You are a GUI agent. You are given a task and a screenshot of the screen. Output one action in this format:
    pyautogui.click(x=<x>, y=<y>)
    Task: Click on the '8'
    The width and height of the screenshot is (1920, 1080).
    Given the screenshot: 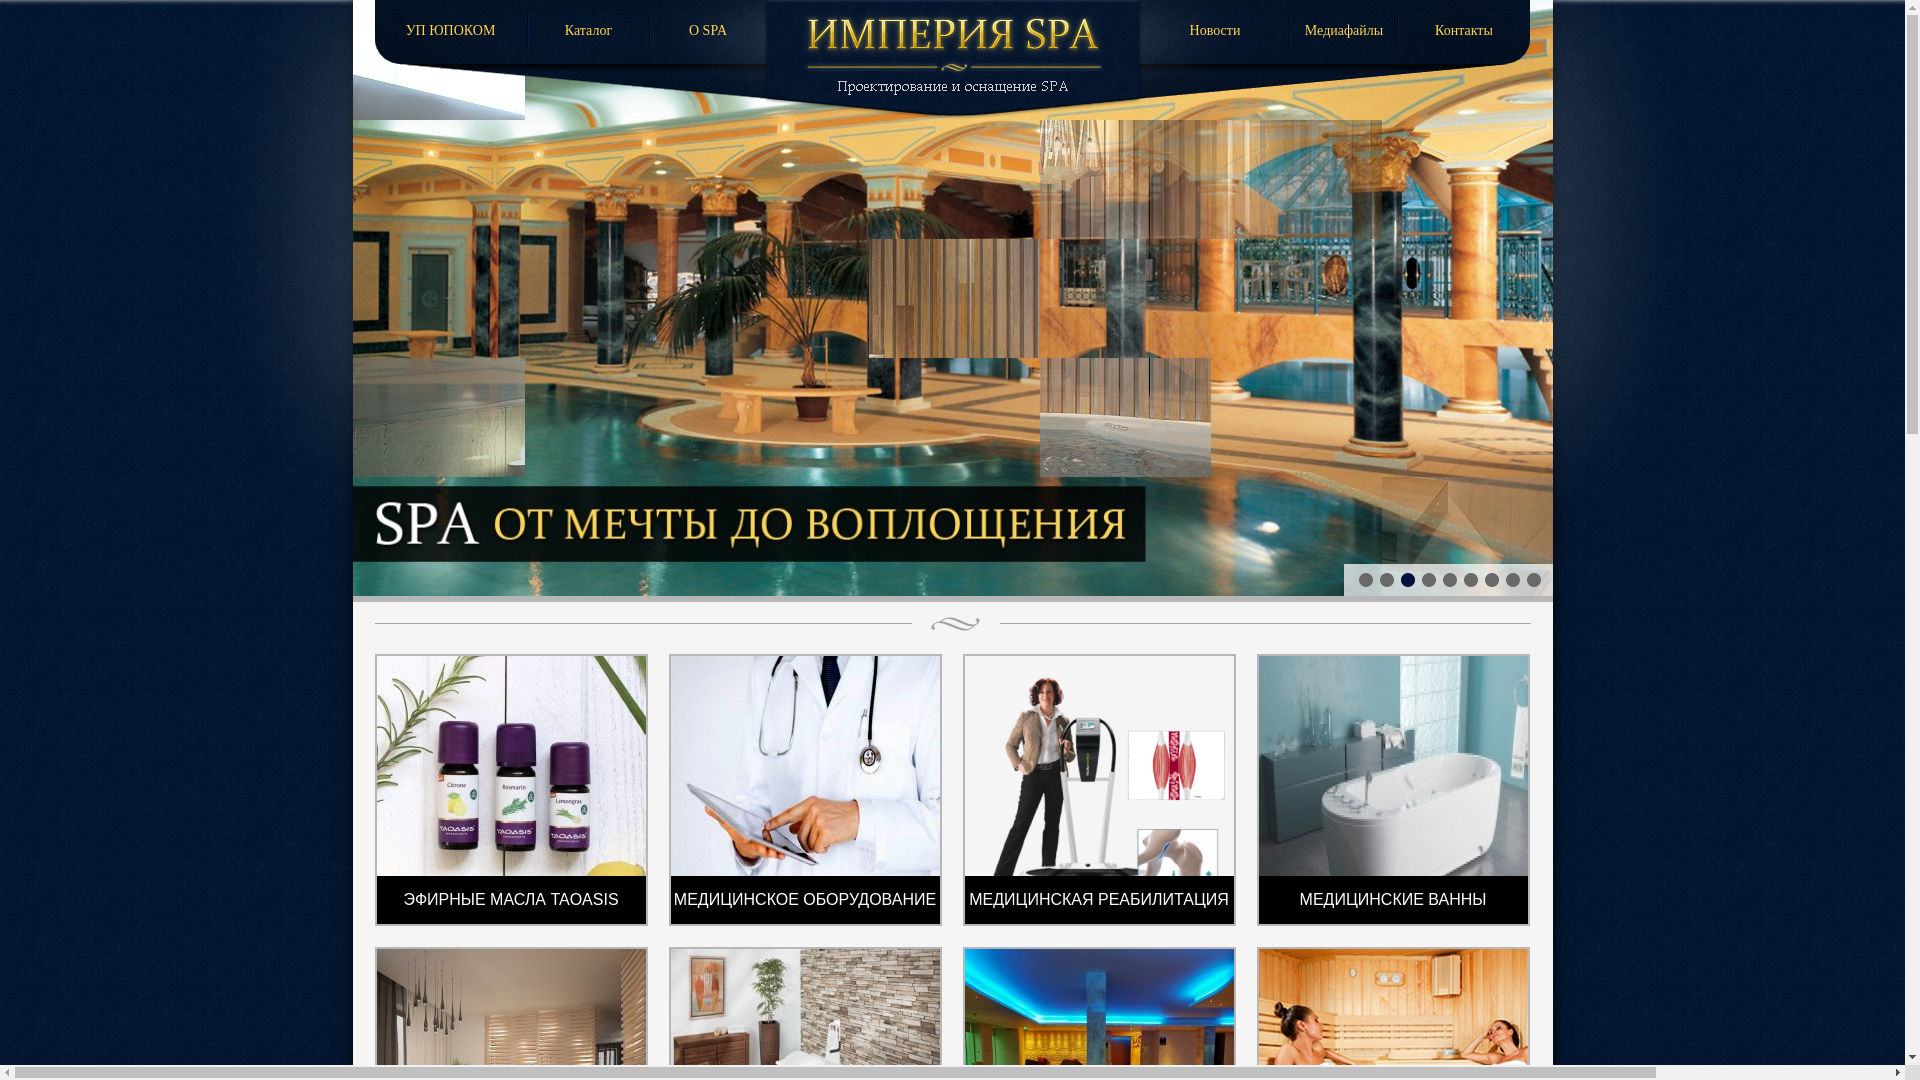 What is the action you would take?
    pyautogui.click(x=1512, y=579)
    